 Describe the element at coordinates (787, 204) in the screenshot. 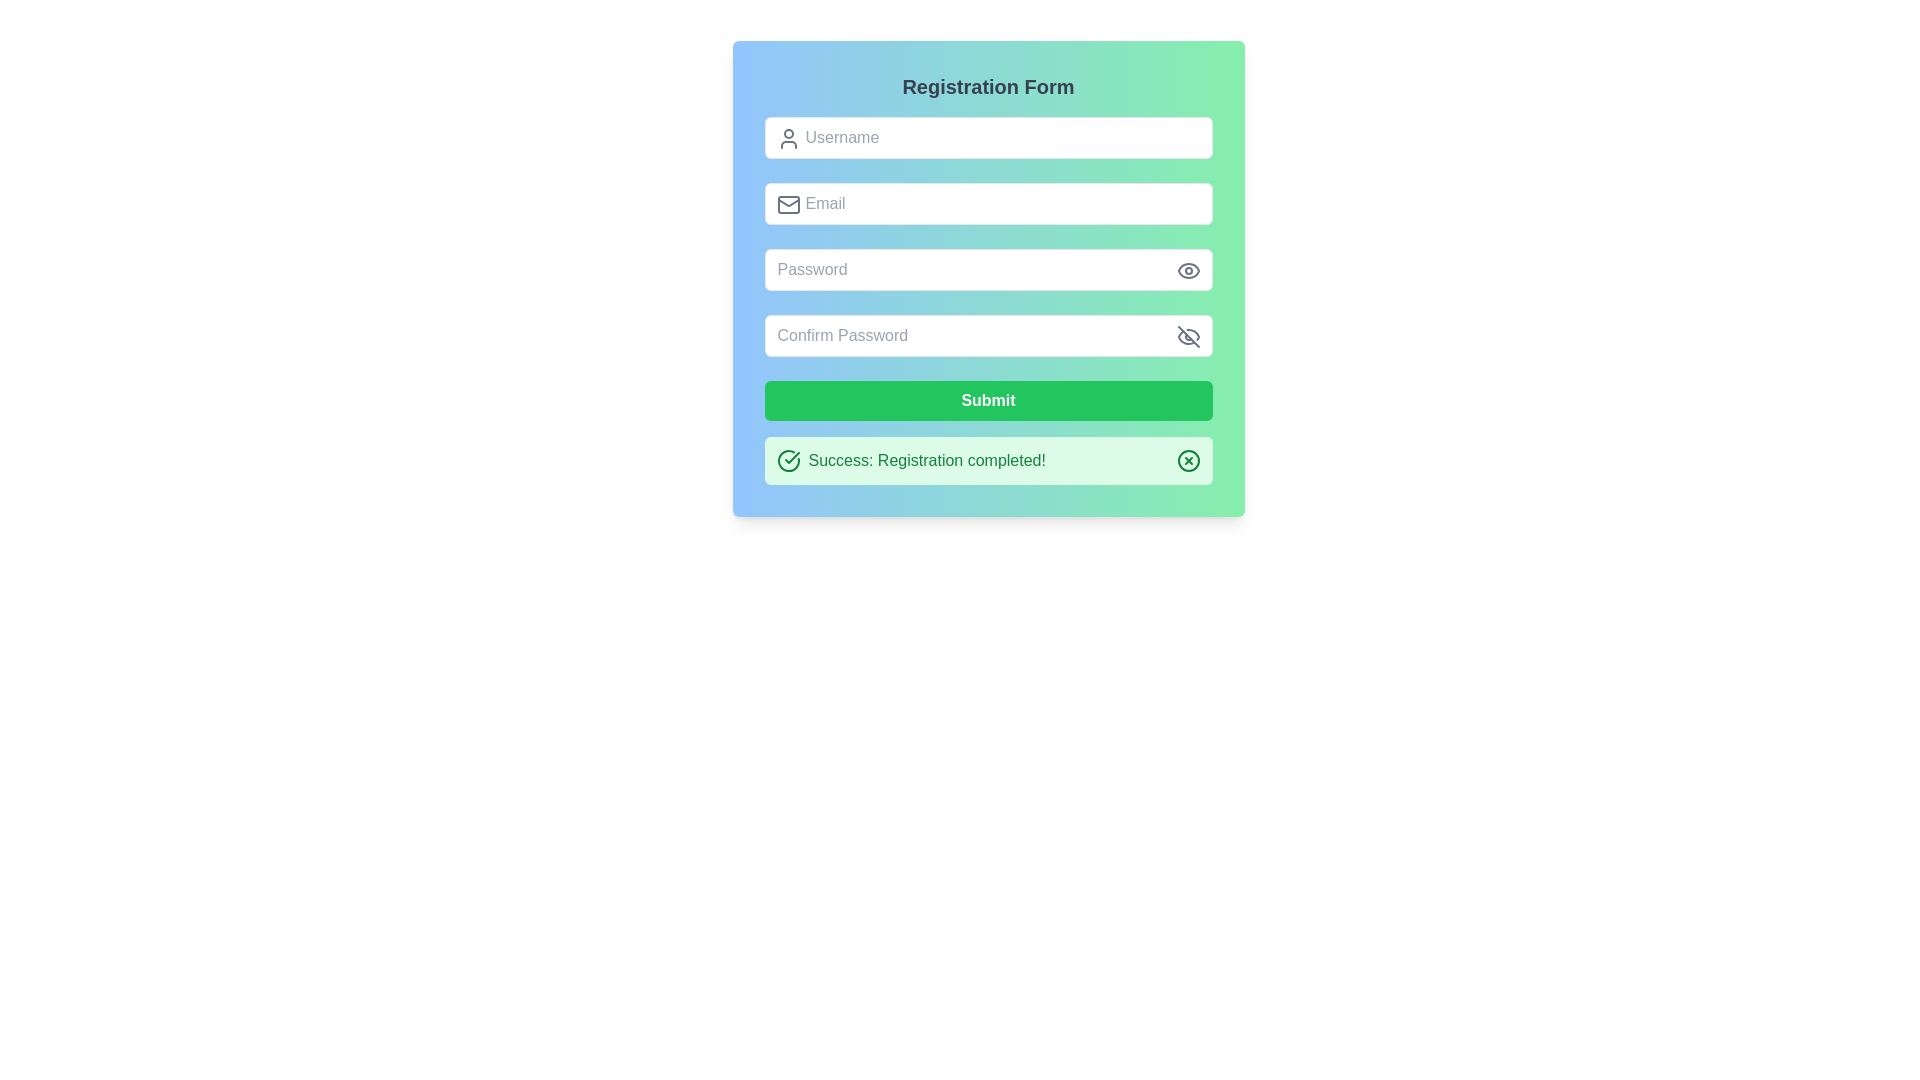

I see `the email icon located to the left of the placeholder text 'Email' to focus the associated text field` at that location.